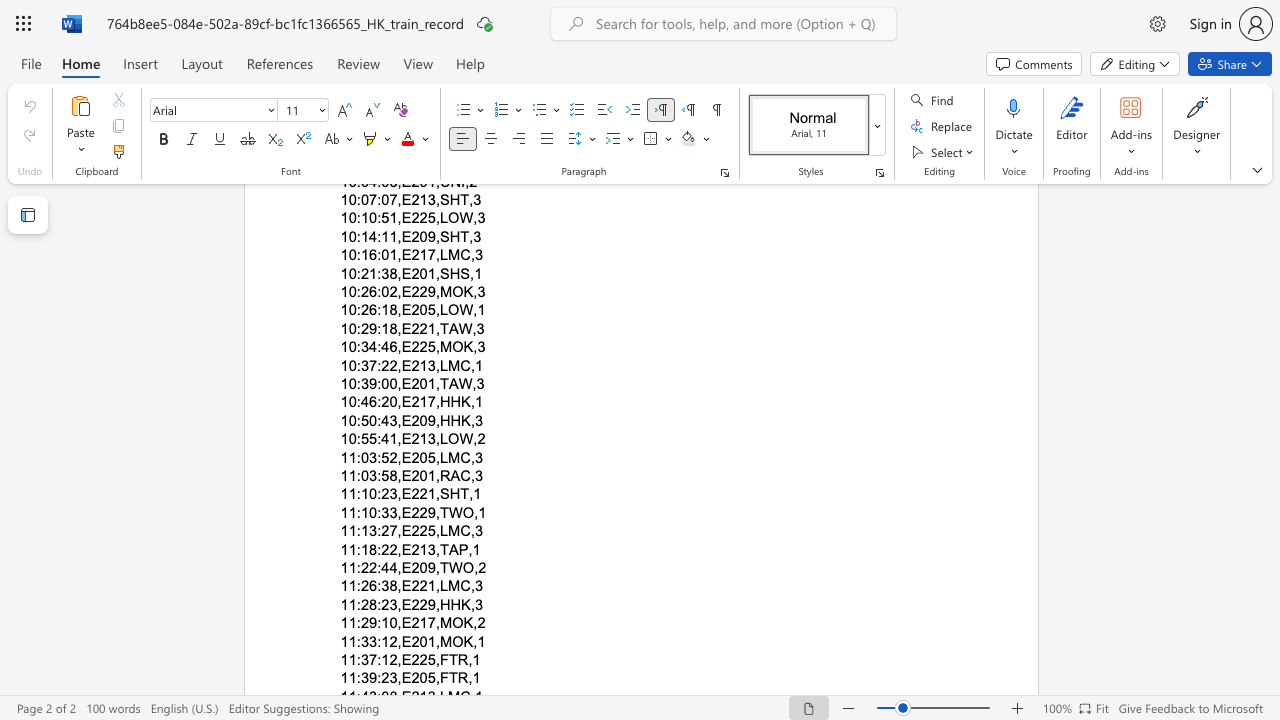  Describe the element at coordinates (360, 603) in the screenshot. I see `the subset text "28:23,E" within the text "11:28:23,E229,HHK,3"` at that location.